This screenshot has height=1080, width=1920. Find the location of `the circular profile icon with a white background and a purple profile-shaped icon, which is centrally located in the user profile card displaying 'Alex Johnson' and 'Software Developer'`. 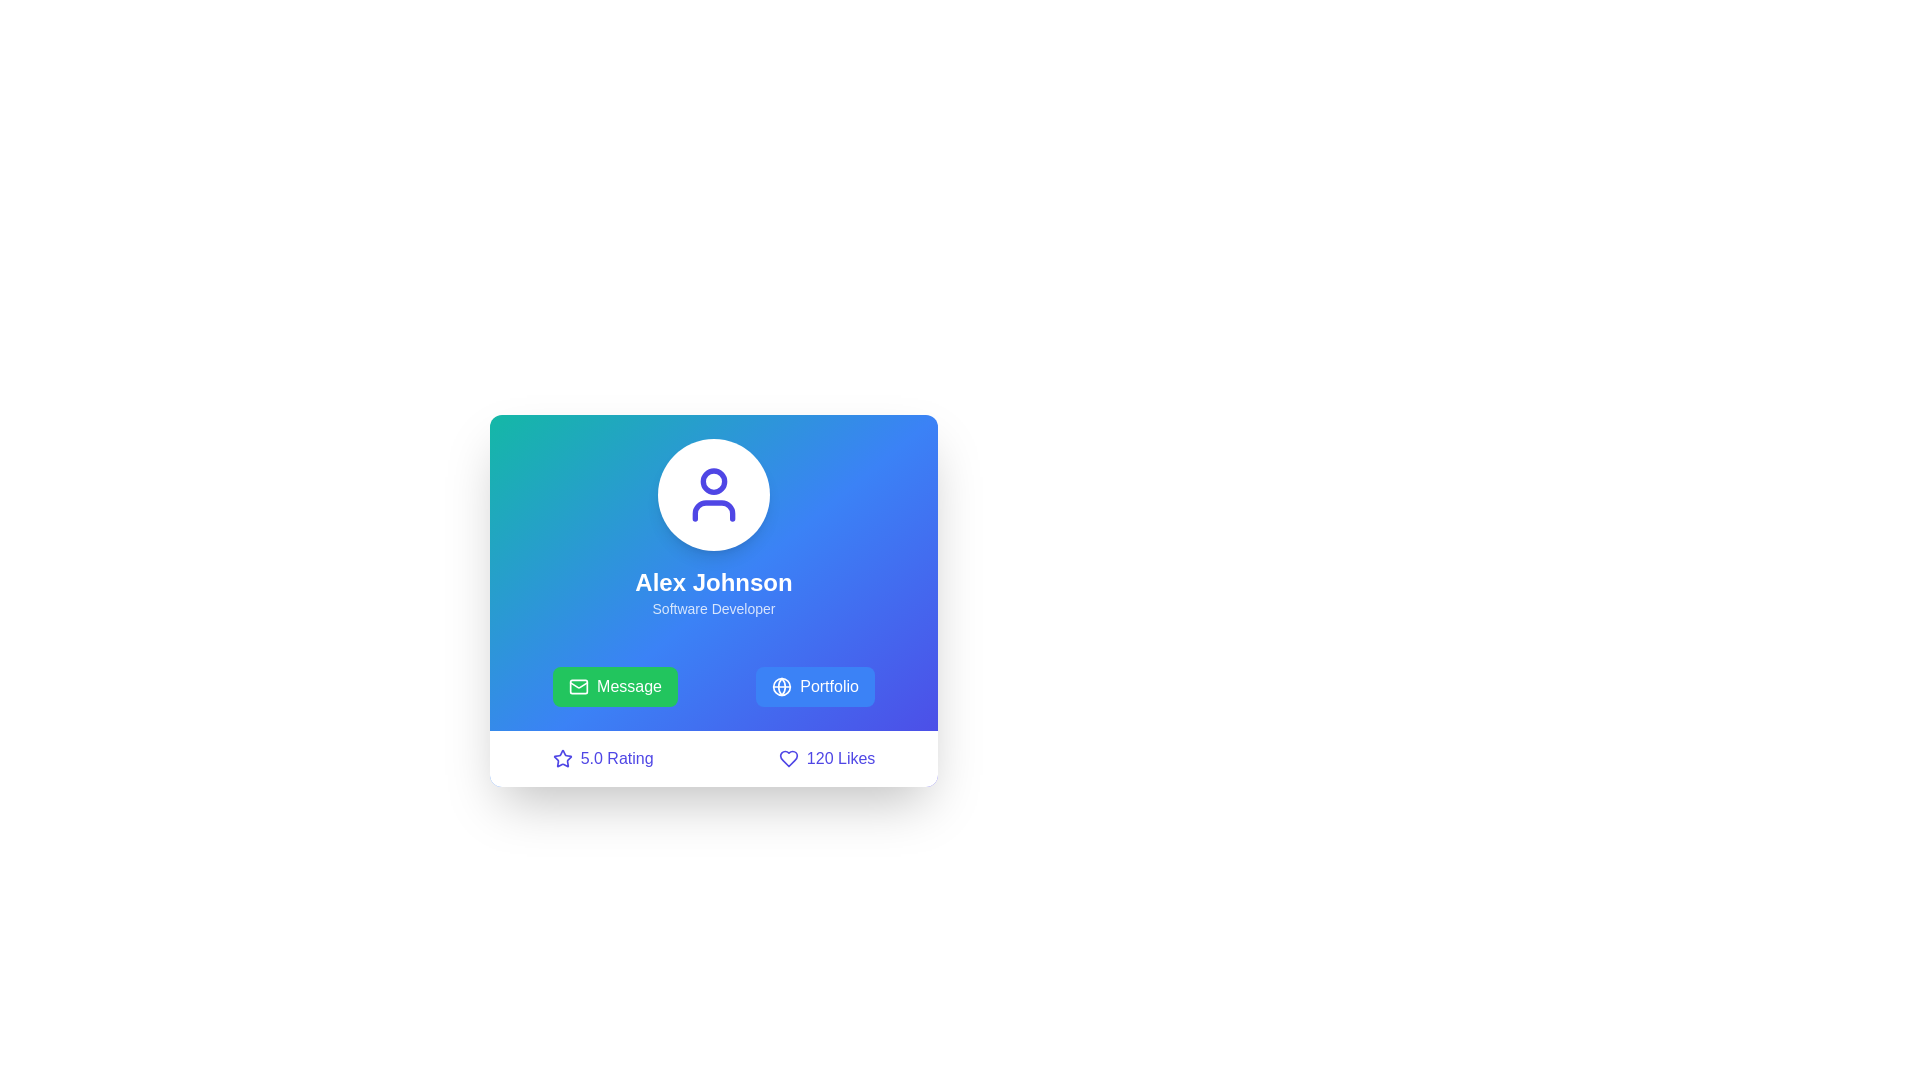

the circular profile icon with a white background and a purple profile-shaped icon, which is centrally located in the user profile card displaying 'Alex Johnson' and 'Software Developer' is located at coordinates (714, 494).